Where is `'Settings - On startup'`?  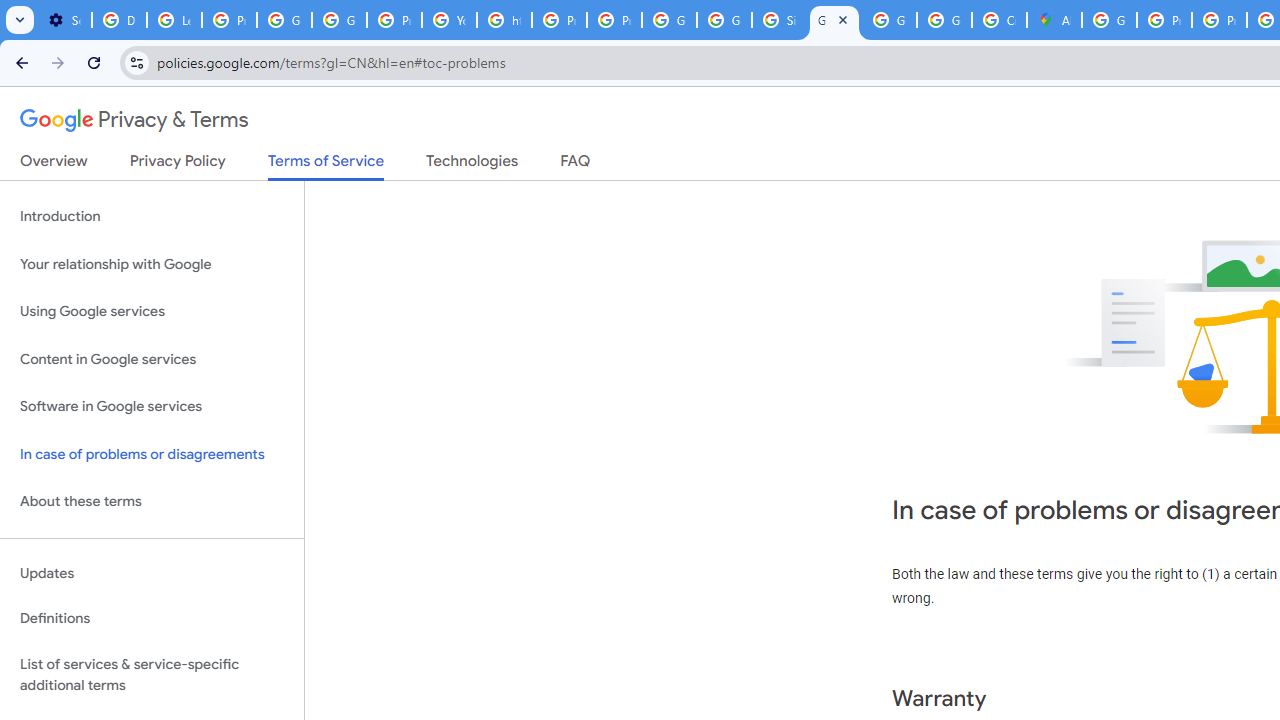
'Settings - On startup' is located at coordinates (64, 20).